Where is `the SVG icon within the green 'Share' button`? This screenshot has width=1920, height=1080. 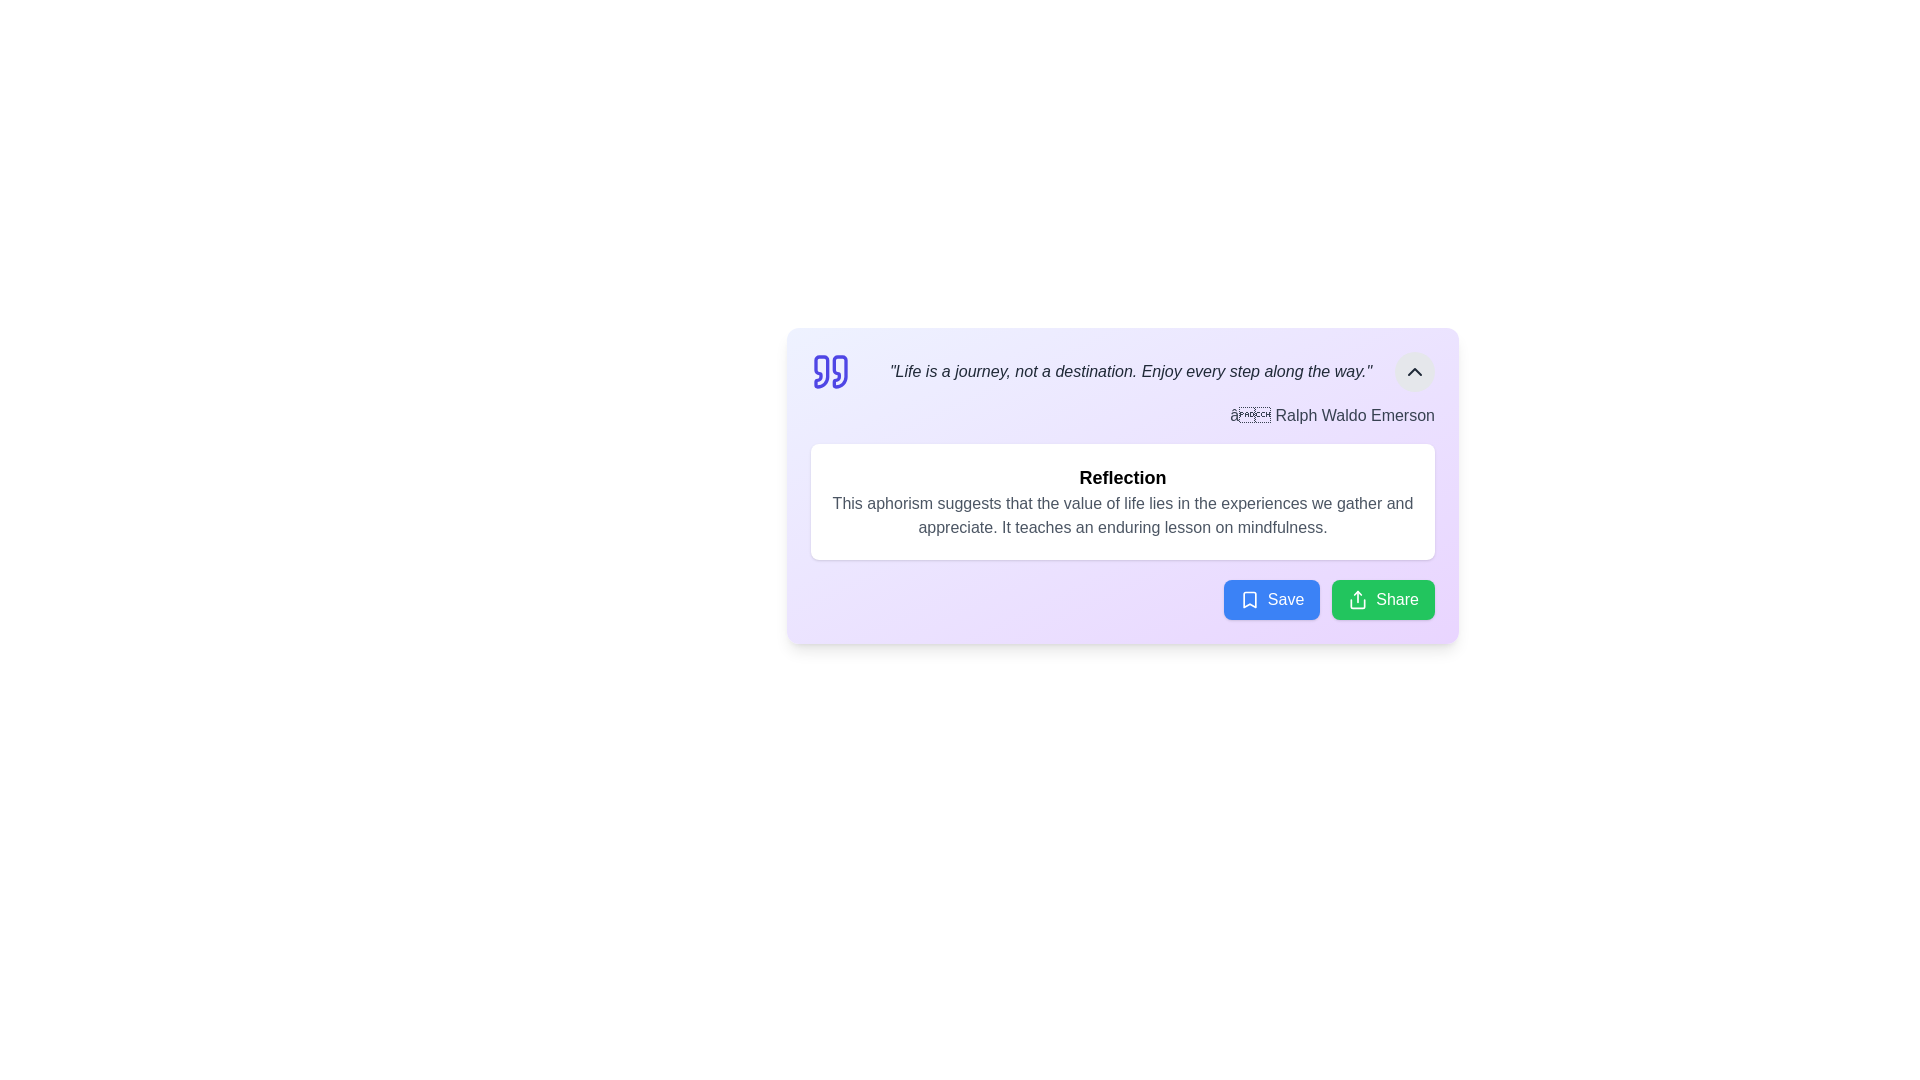 the SVG icon within the green 'Share' button is located at coordinates (1358, 599).